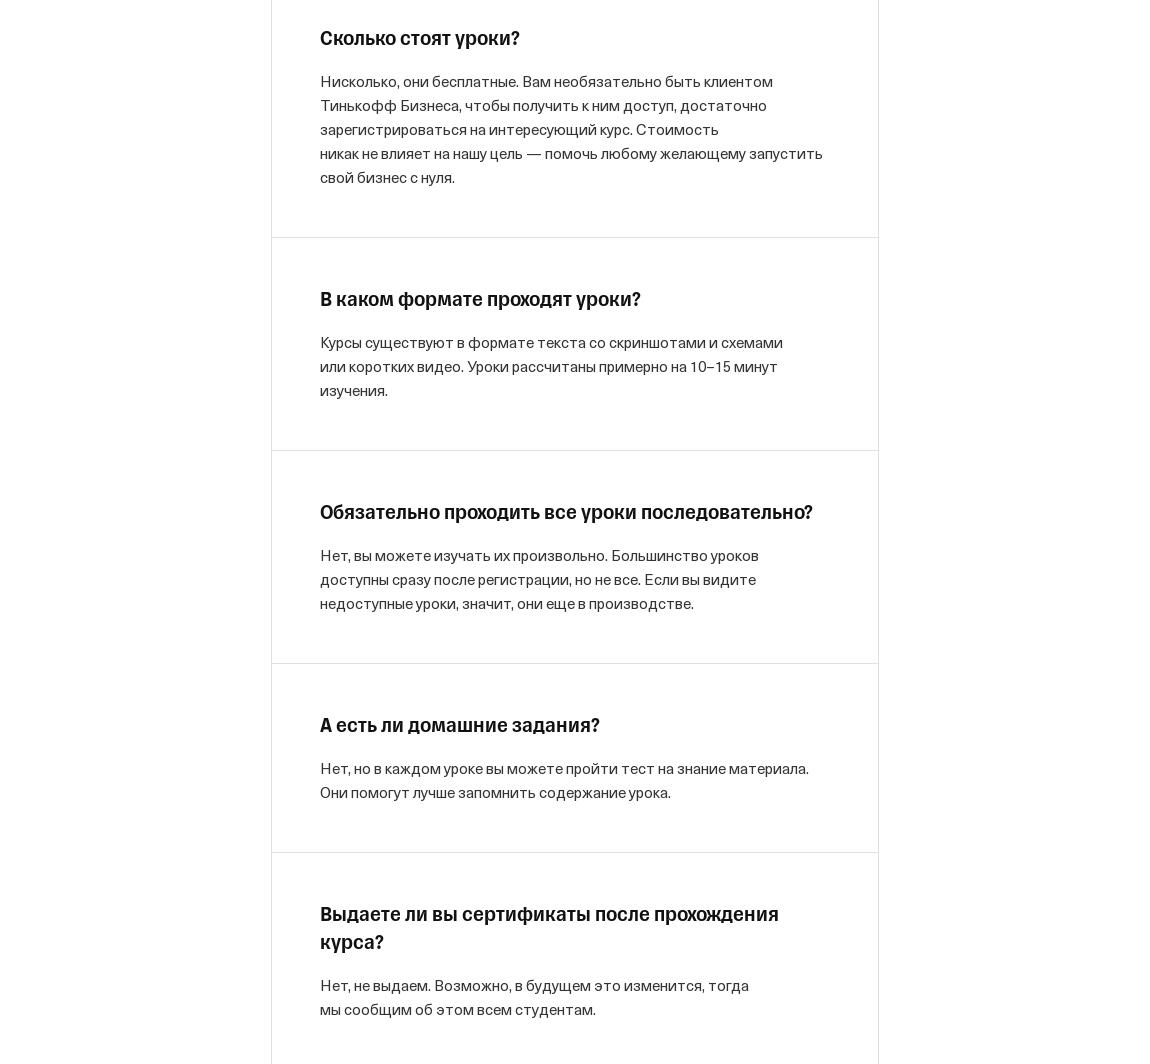 Image resolution: width=1150 pixels, height=1064 pixels. I want to click on 'А есть ли домашние задания?', so click(460, 725).